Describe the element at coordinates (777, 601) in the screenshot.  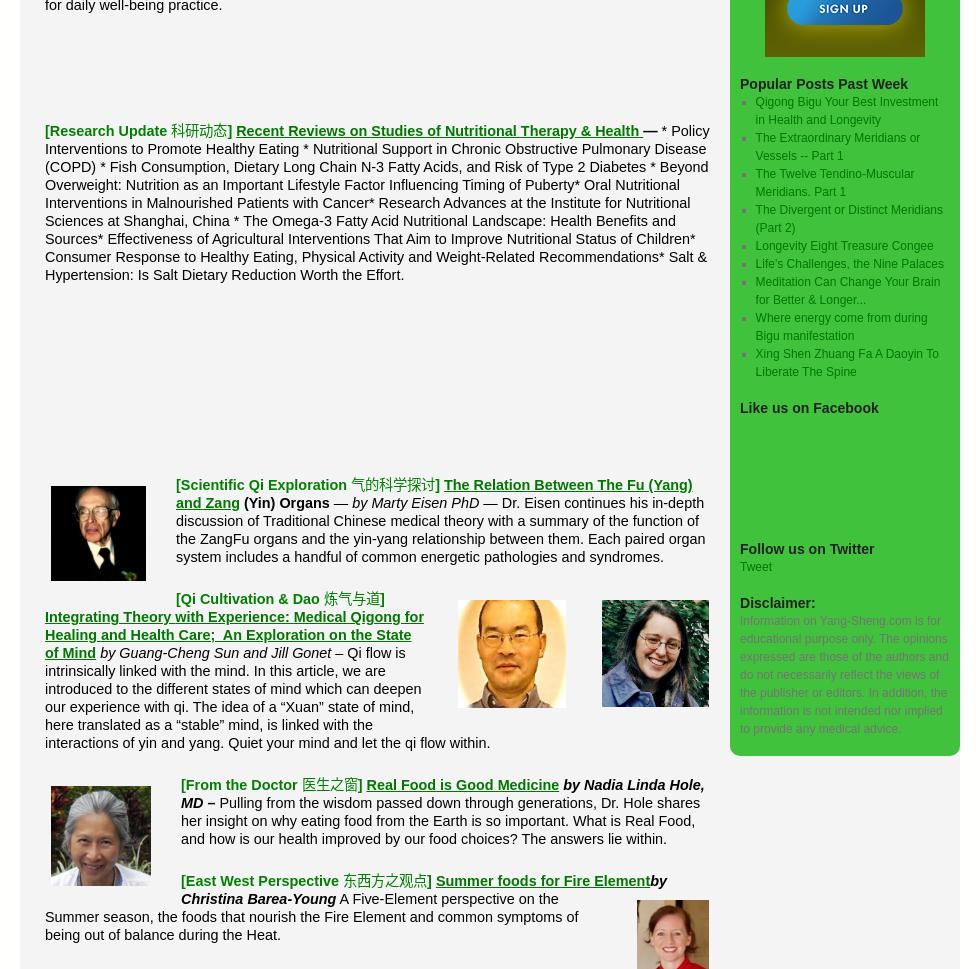
I see `'Disclaimer:'` at that location.